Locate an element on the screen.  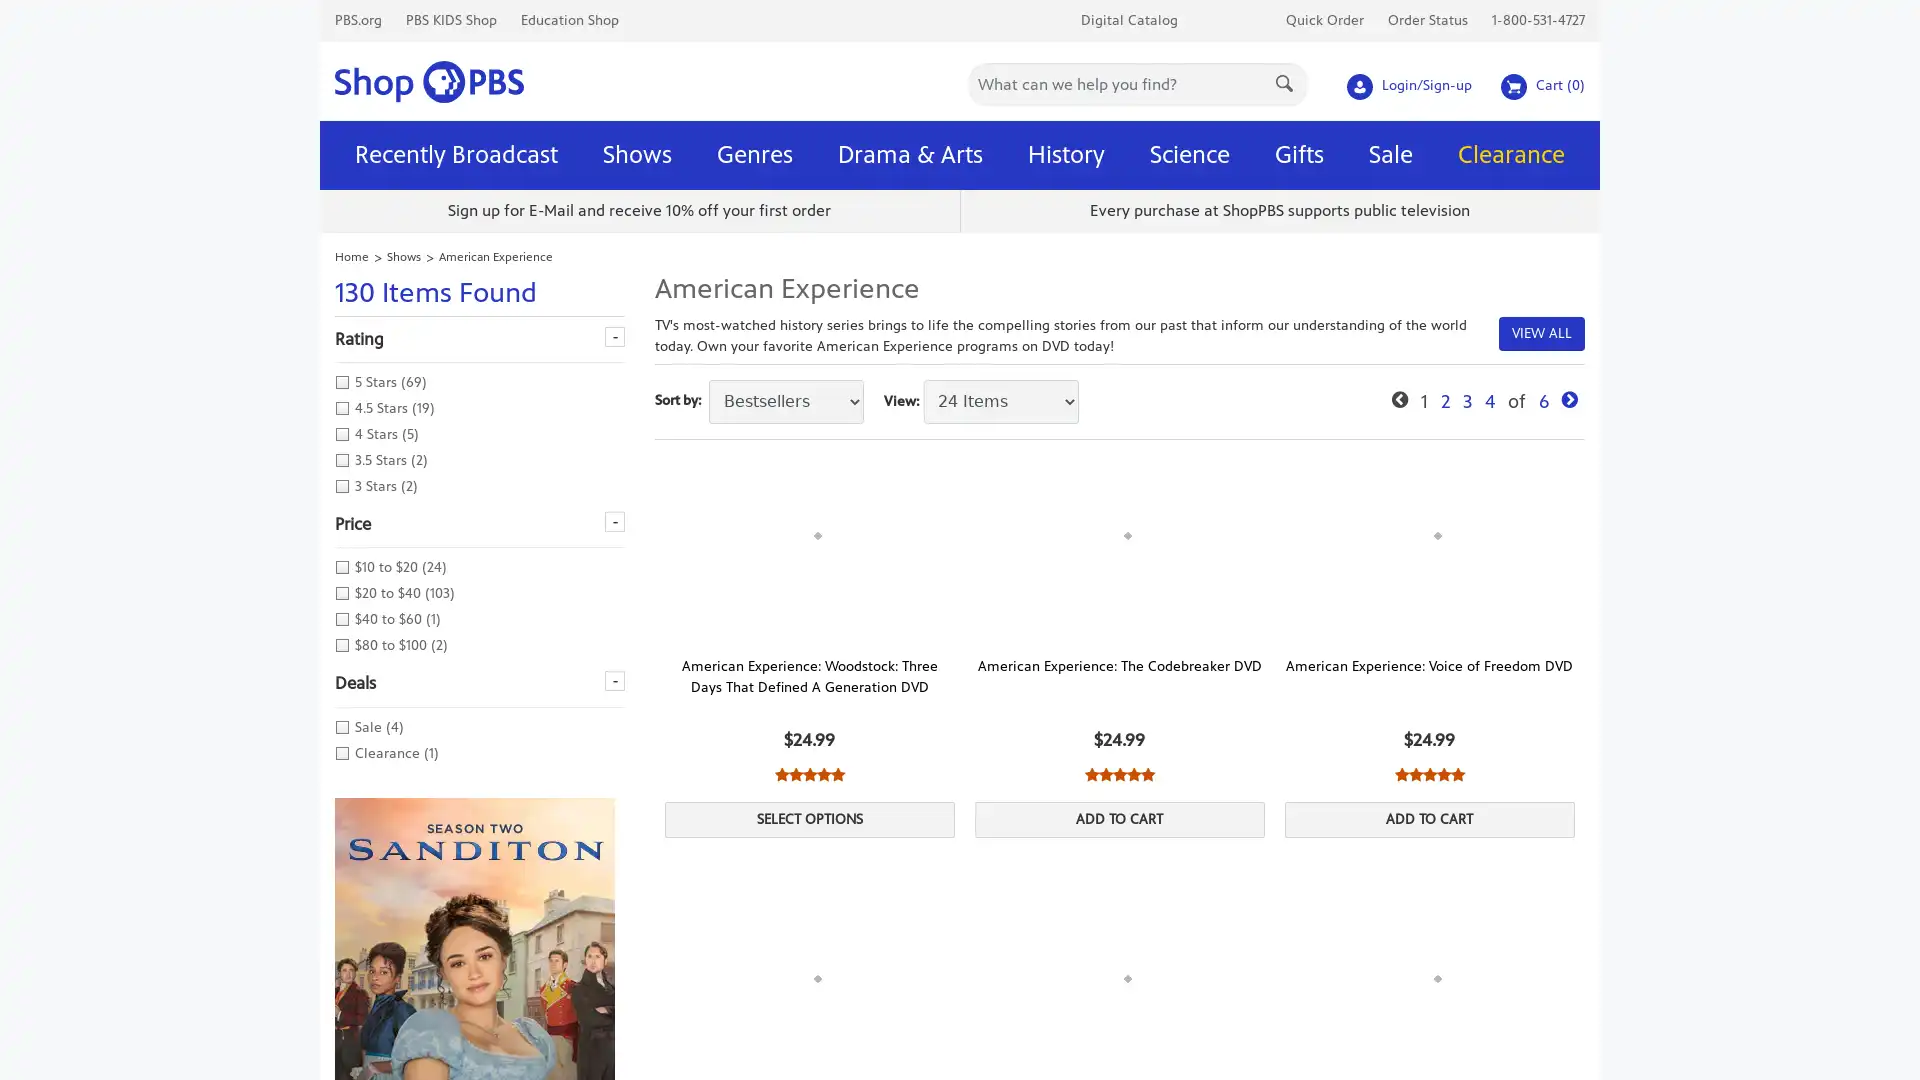
Sign up button is located at coordinates (1090, 302).